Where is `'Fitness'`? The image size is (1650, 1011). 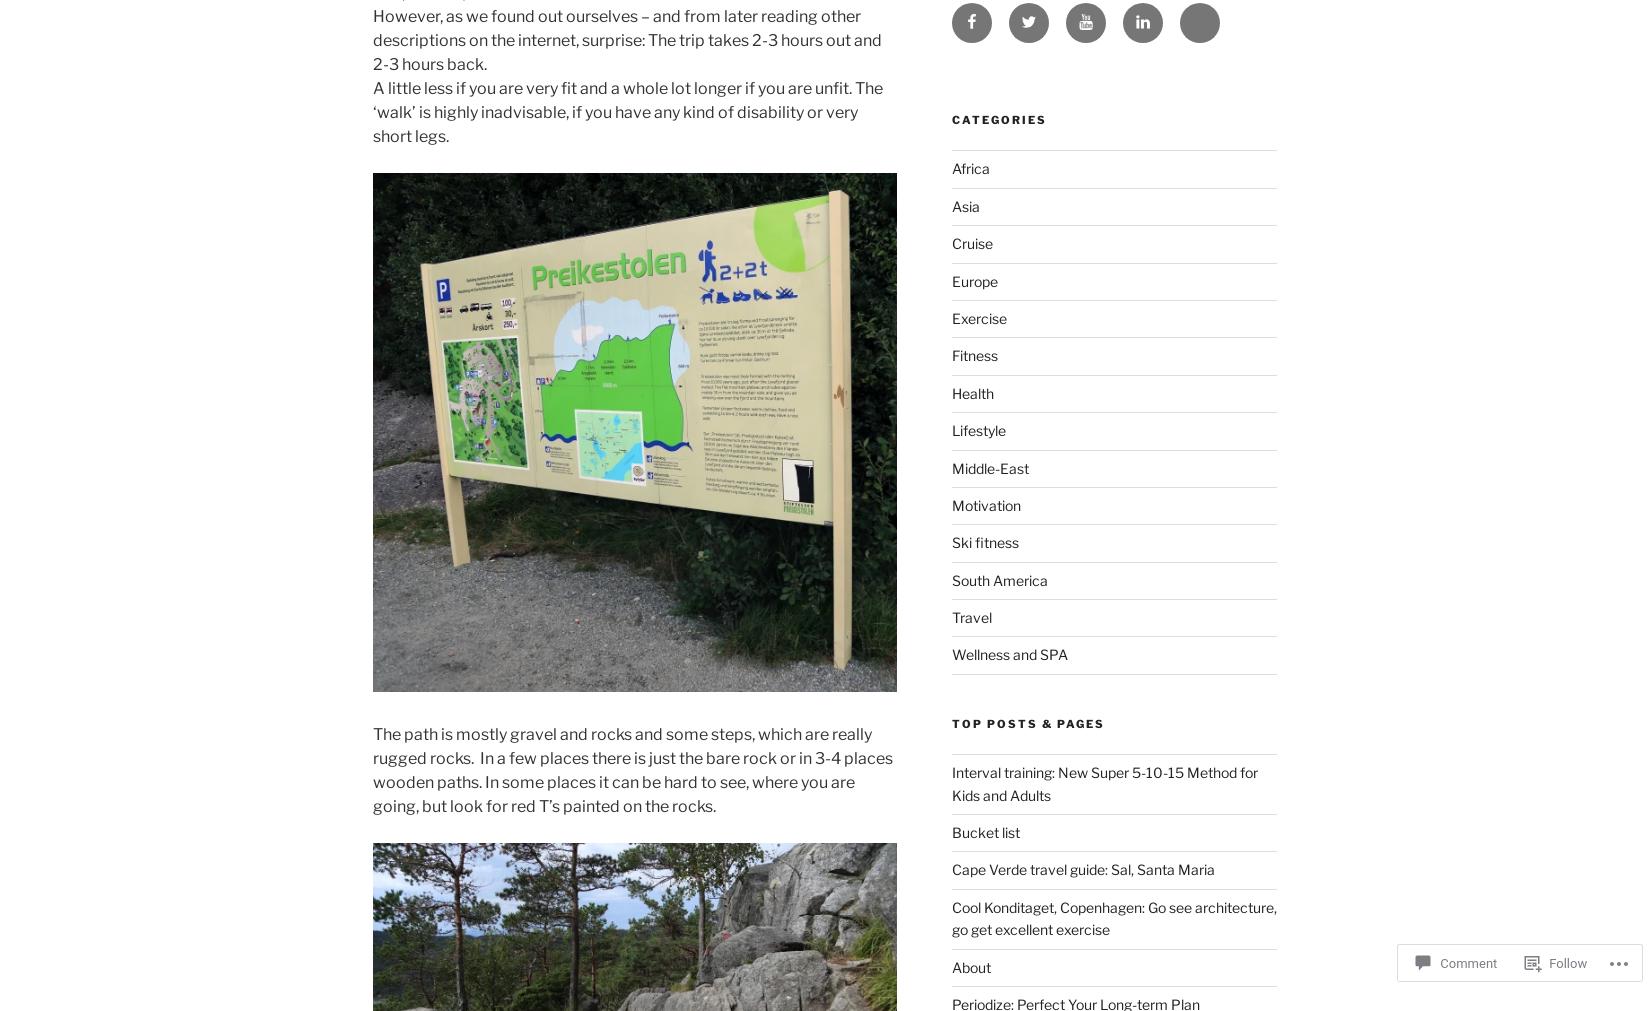 'Fitness' is located at coordinates (973, 354).